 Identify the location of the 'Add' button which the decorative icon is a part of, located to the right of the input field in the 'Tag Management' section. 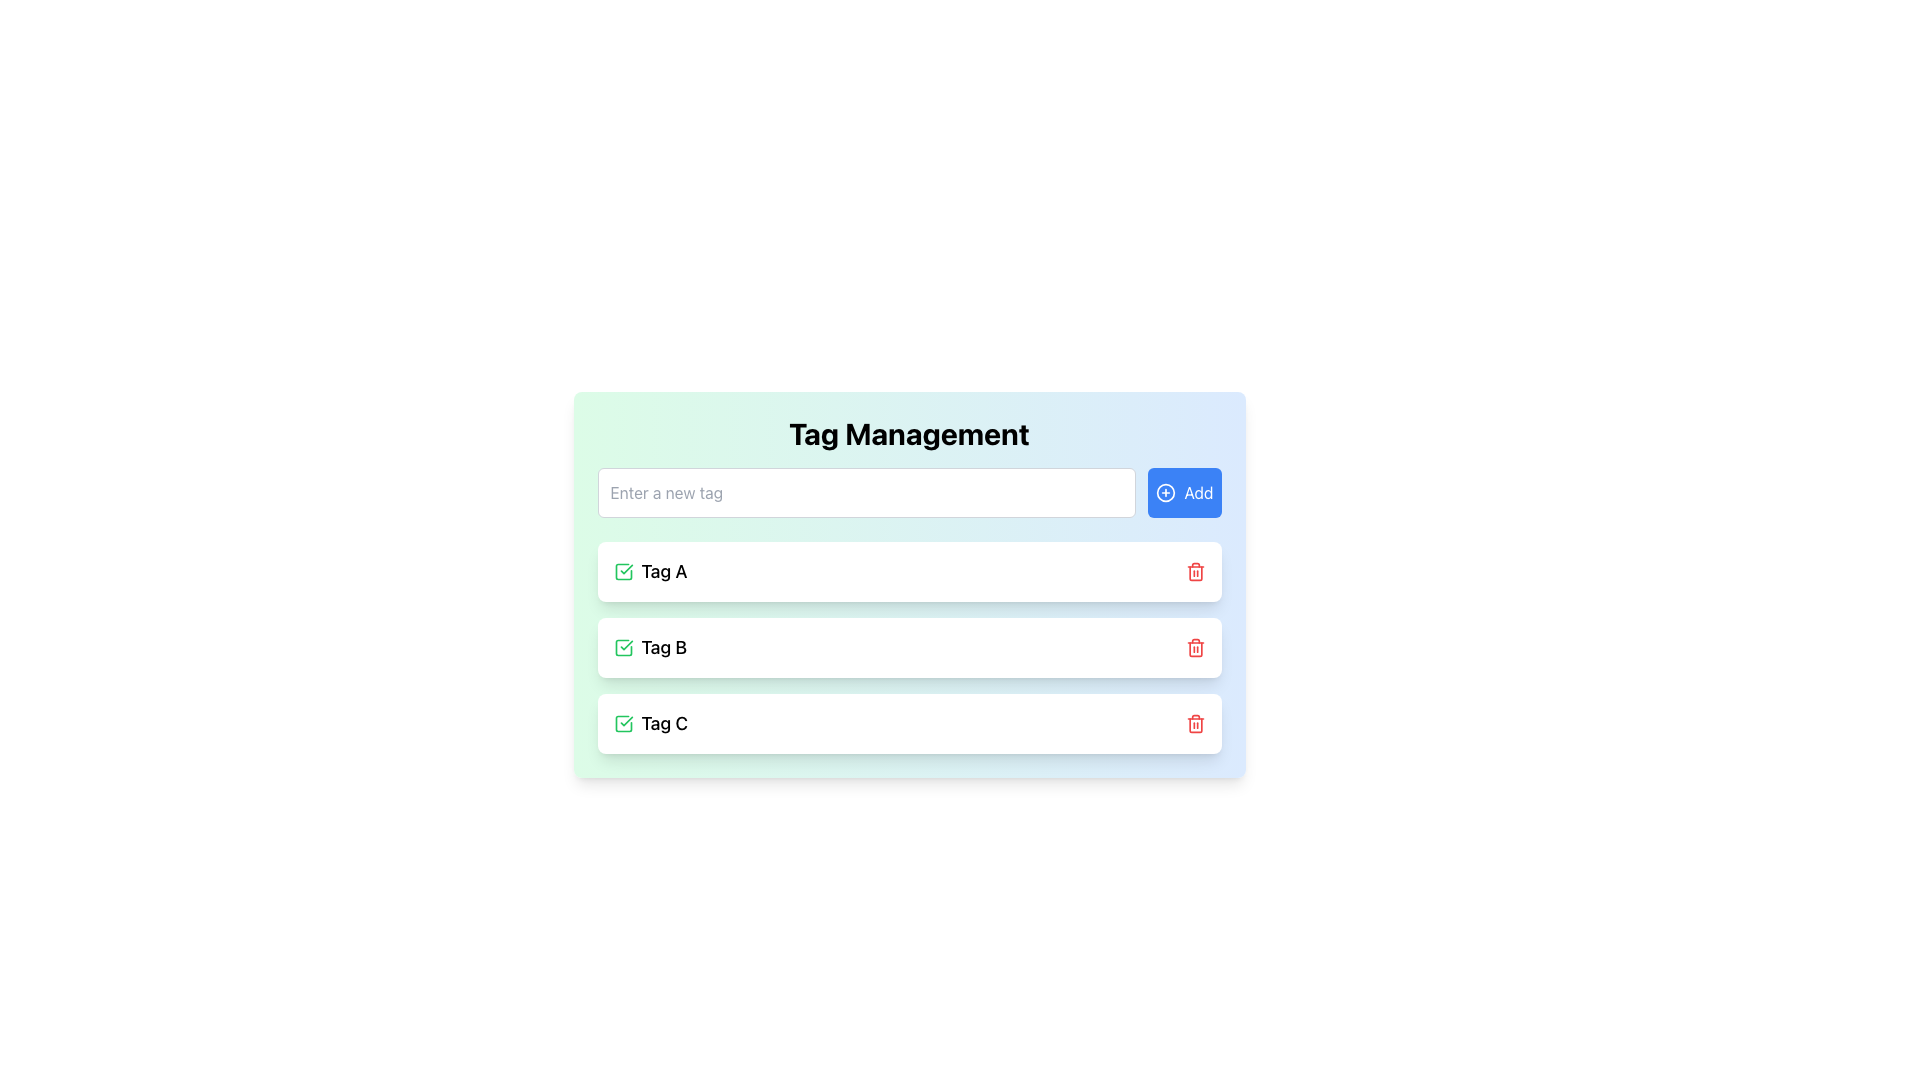
(1166, 493).